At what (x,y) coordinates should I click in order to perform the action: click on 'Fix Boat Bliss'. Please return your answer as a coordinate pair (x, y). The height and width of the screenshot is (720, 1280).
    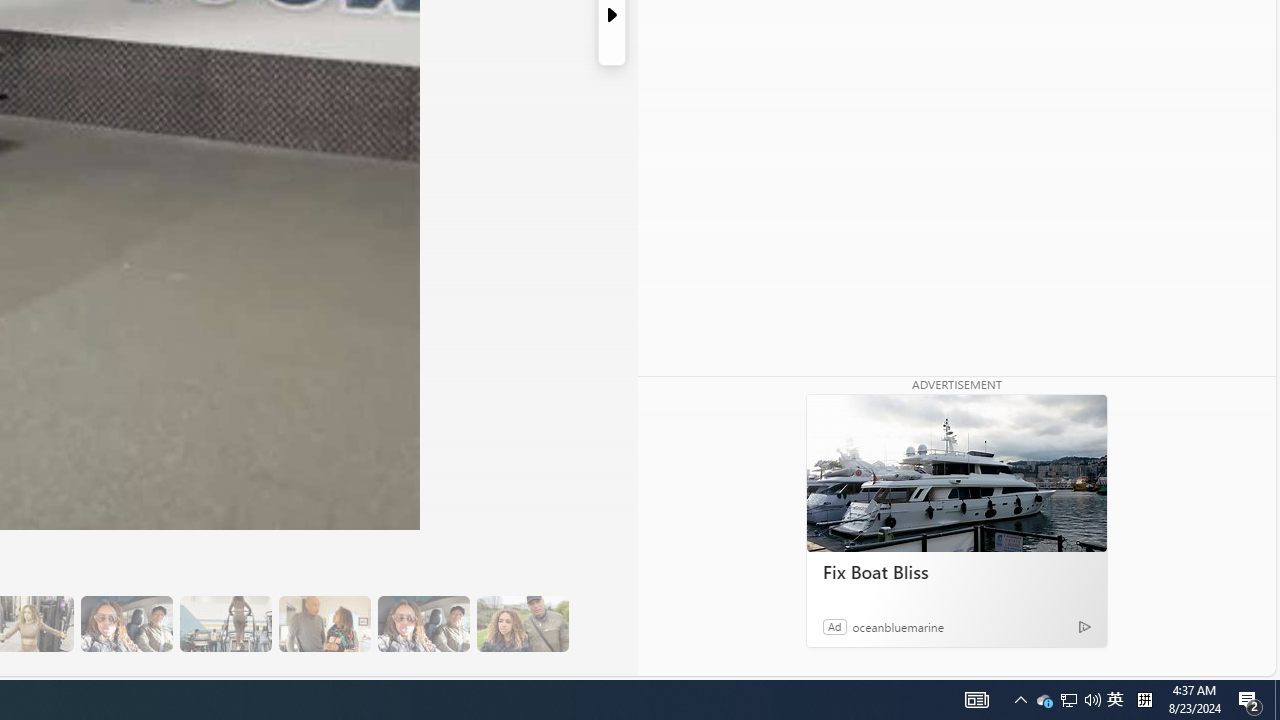
    Looking at the image, I should click on (955, 473).